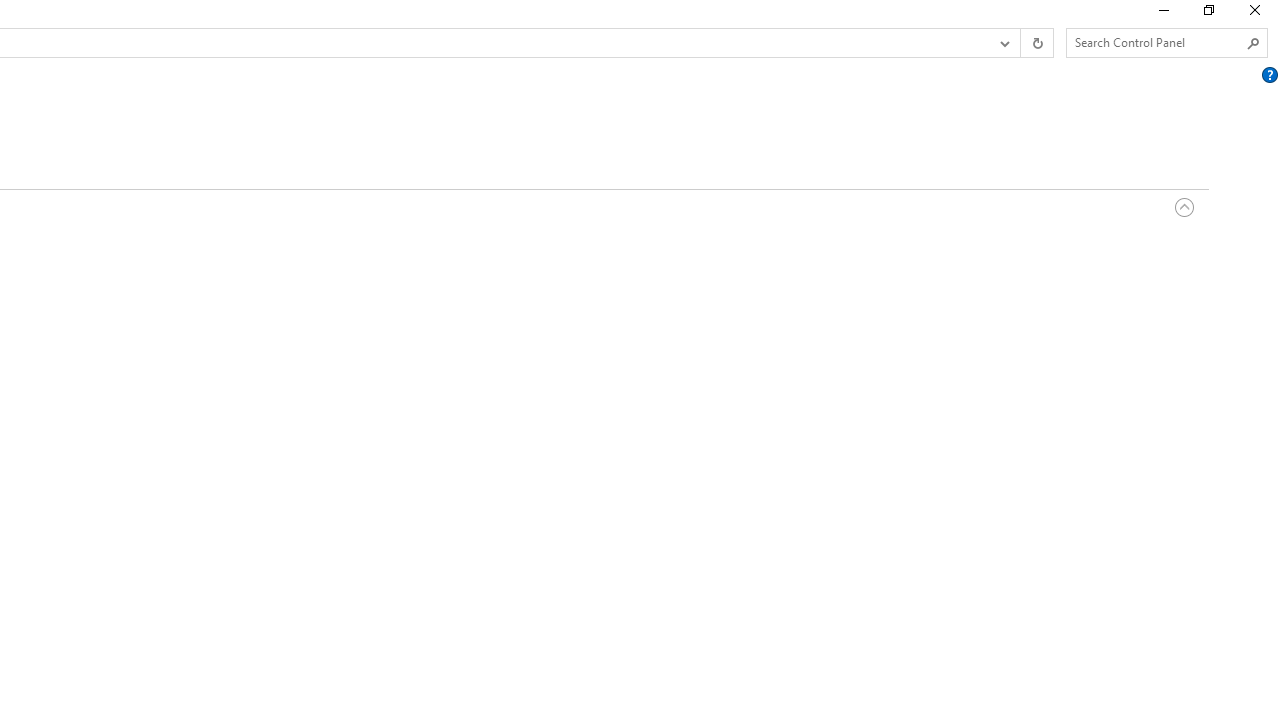  What do you see at coordinates (1020, 43) in the screenshot?
I see `'Address band toolbar'` at bounding box center [1020, 43].